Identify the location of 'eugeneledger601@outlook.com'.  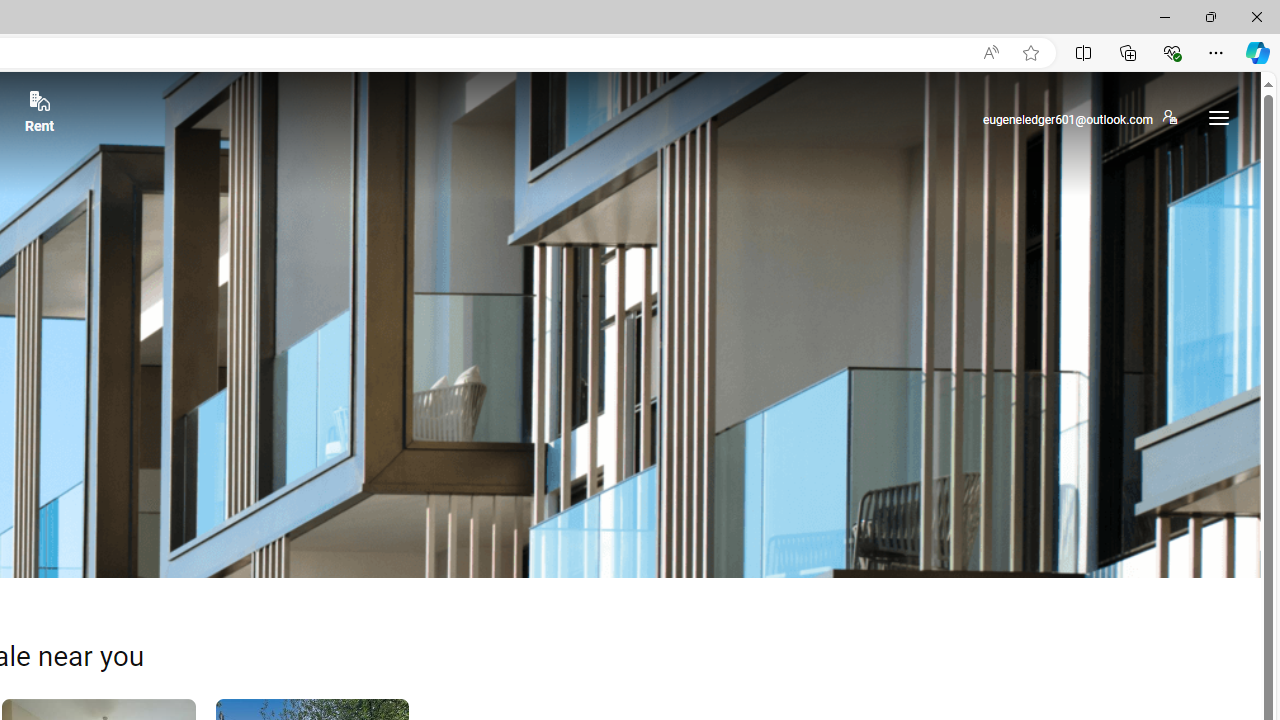
(1078, 118).